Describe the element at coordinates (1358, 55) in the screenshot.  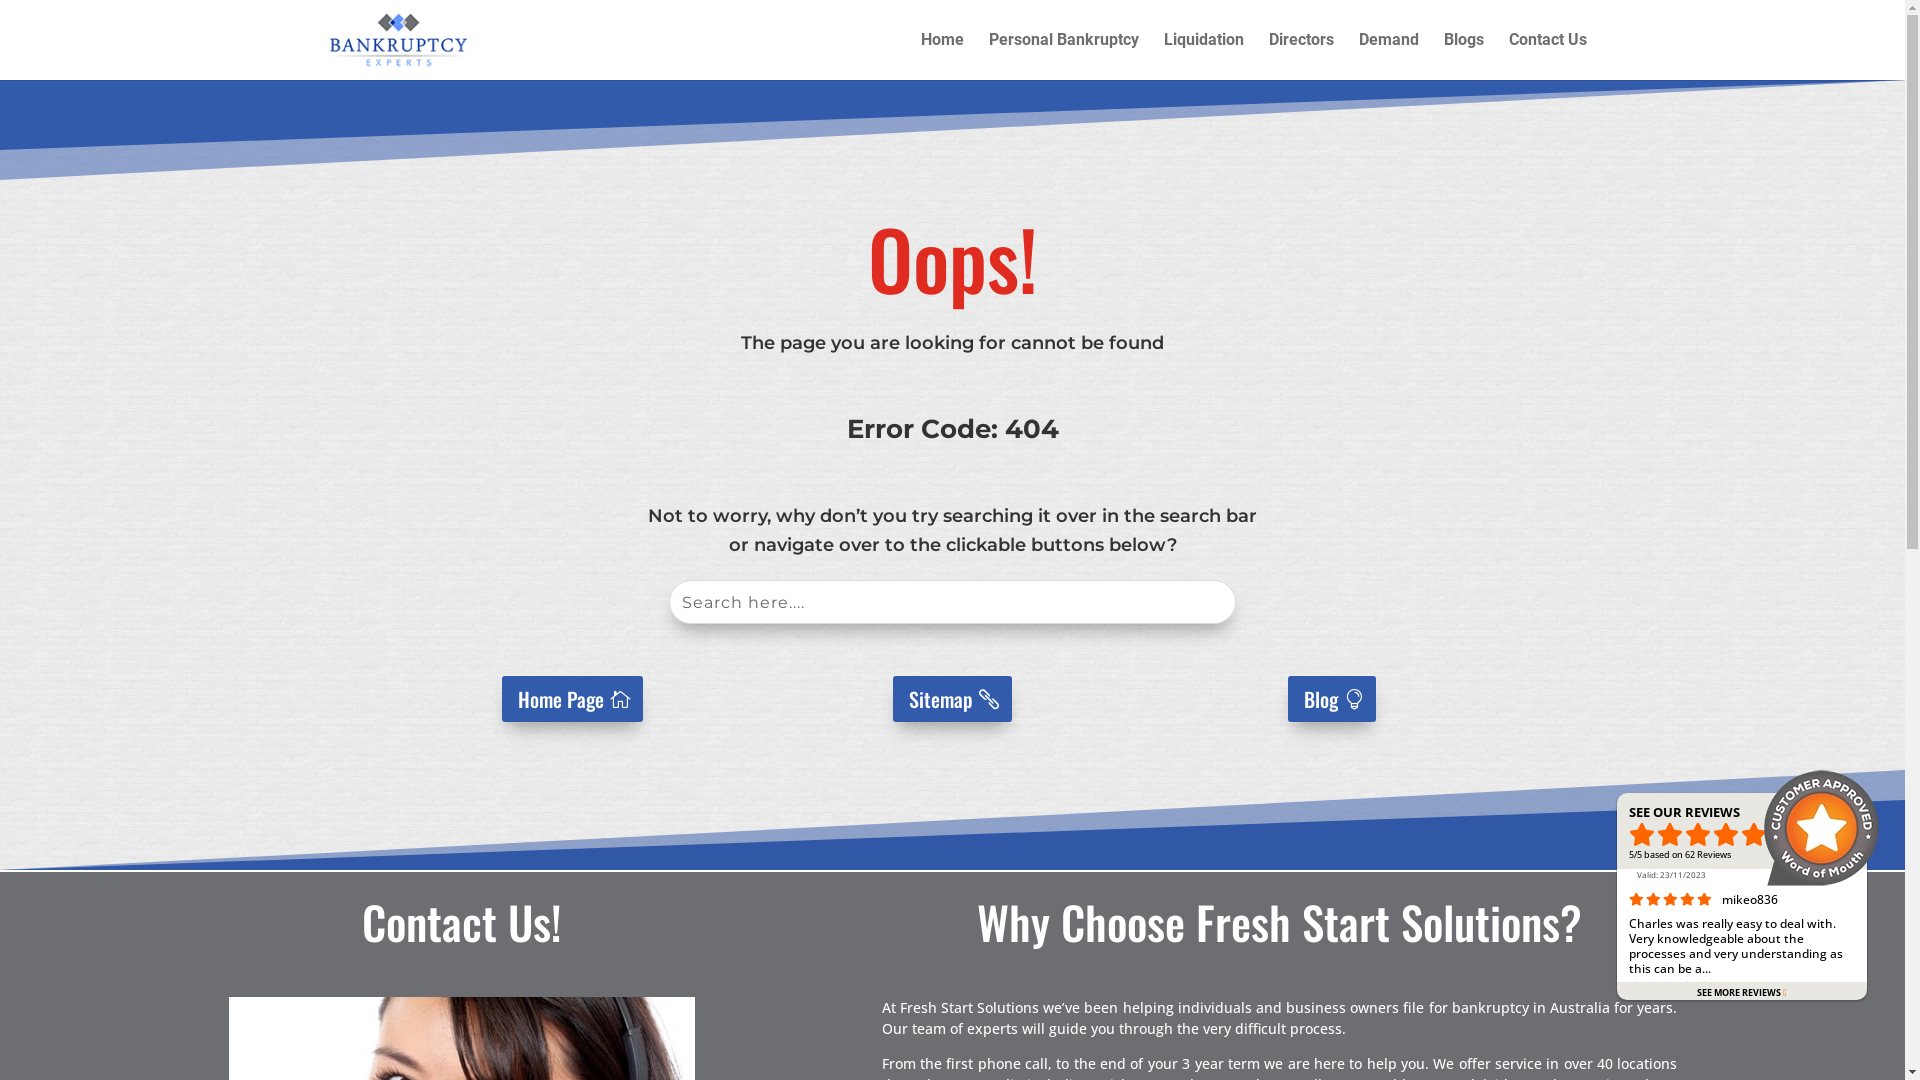
I see `'Demand'` at that location.